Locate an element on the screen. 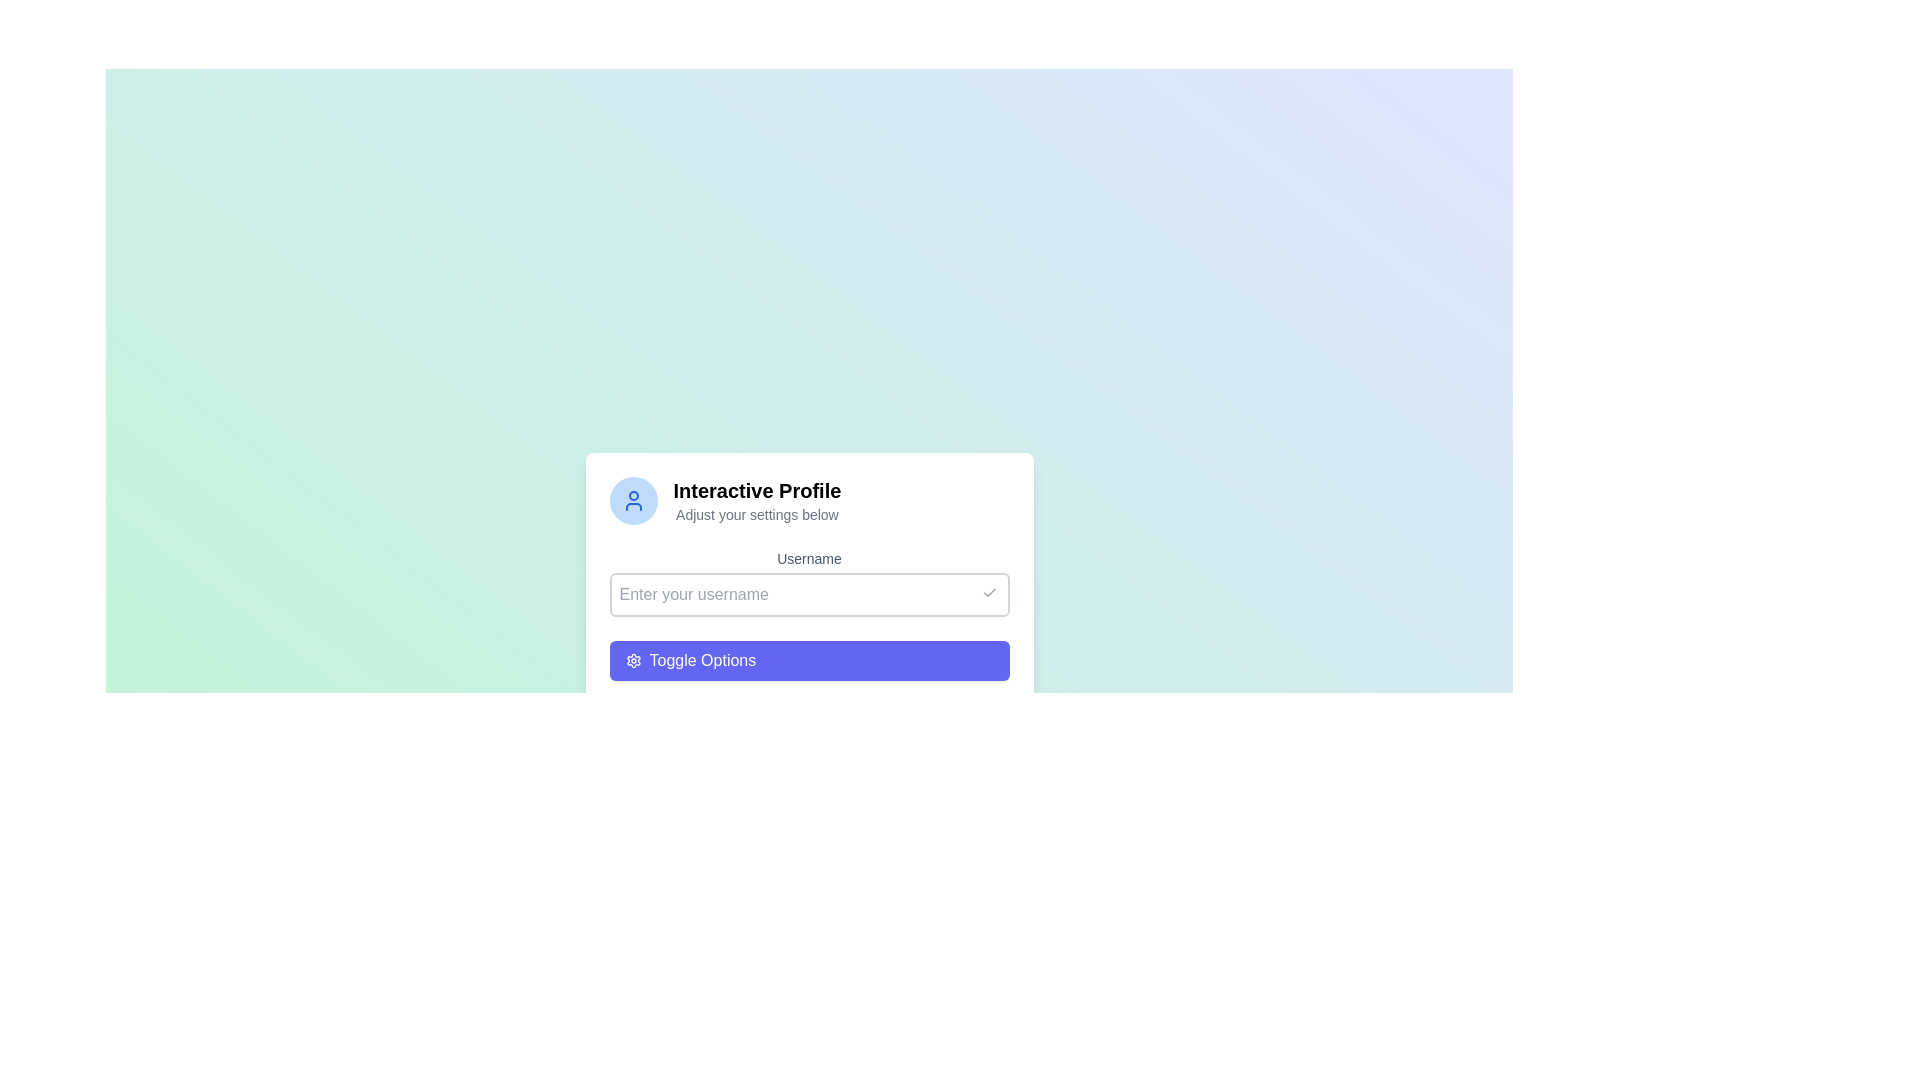  descriptive text below the 'Toggle Options' button in the section group, which has a blue rectangular background and contains additional settings information is located at coordinates (809, 689).